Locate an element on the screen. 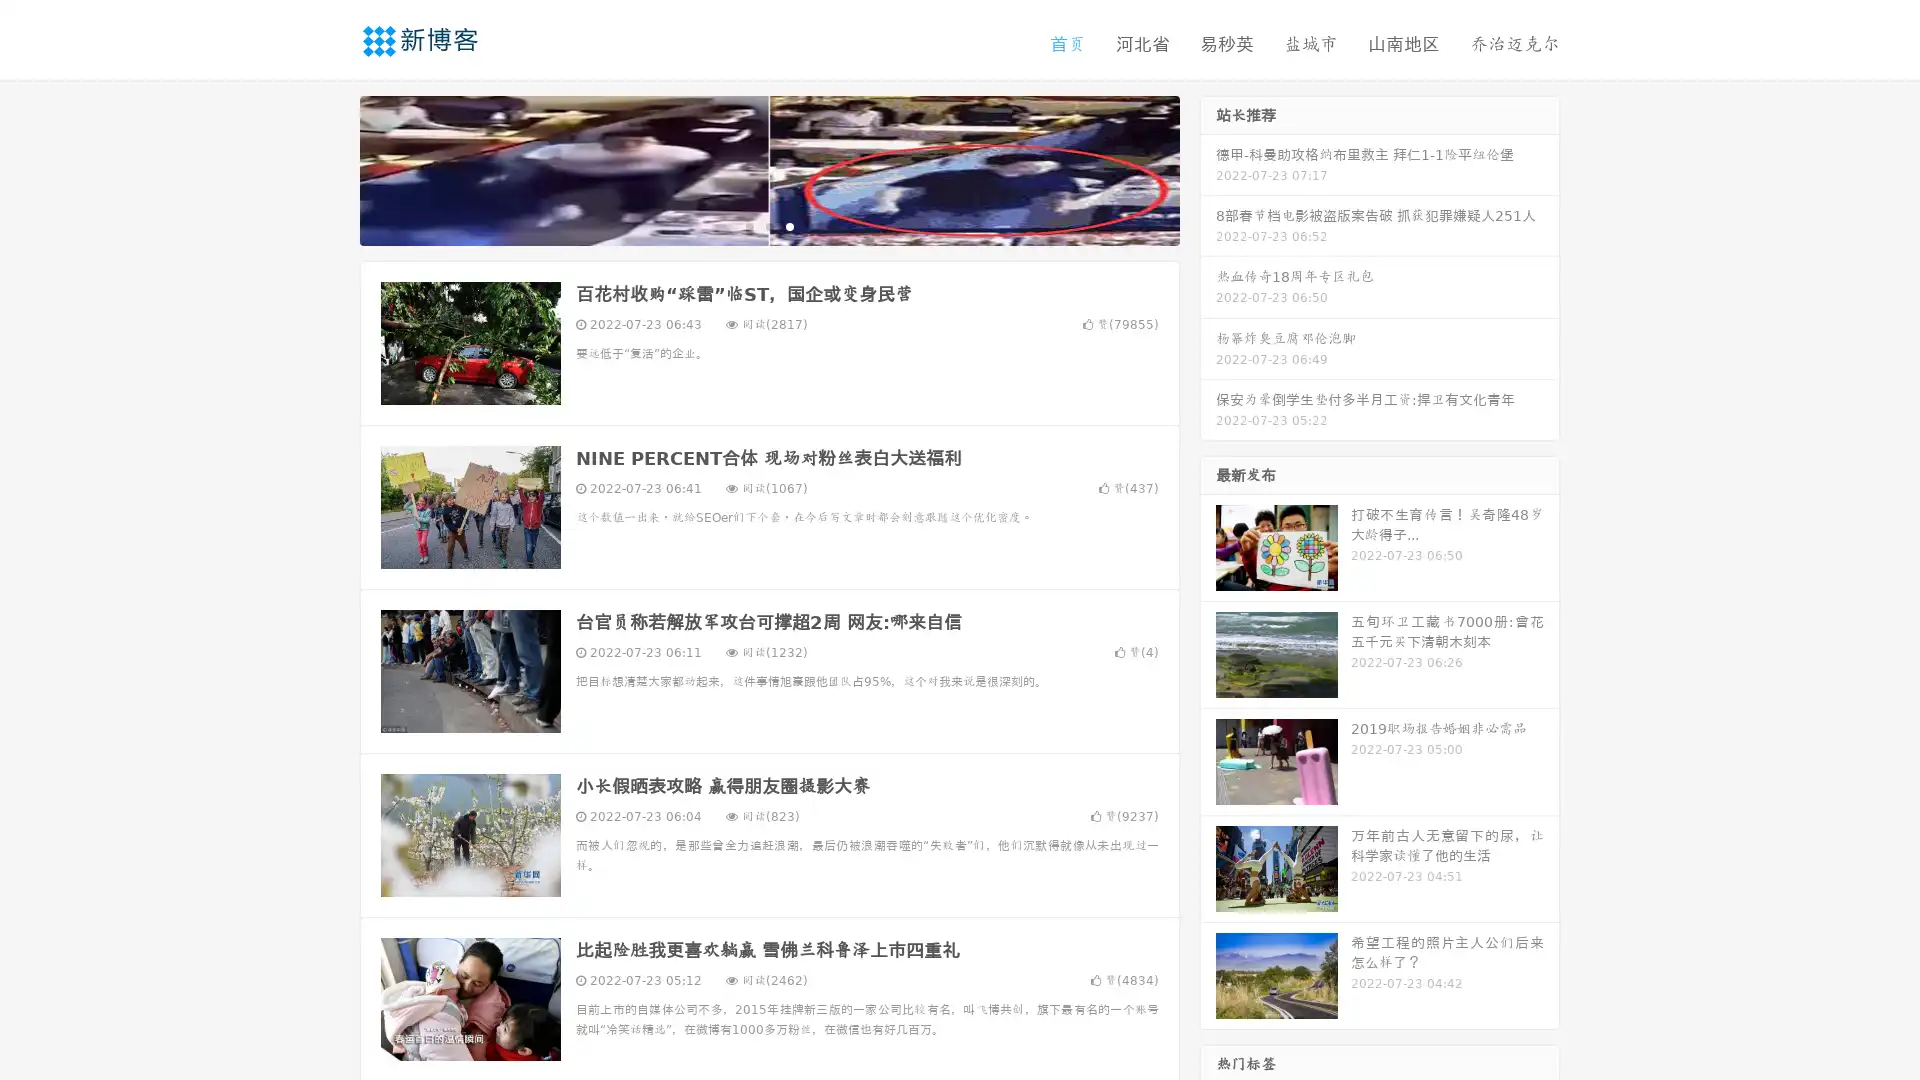  Go to slide 1 is located at coordinates (748, 225).